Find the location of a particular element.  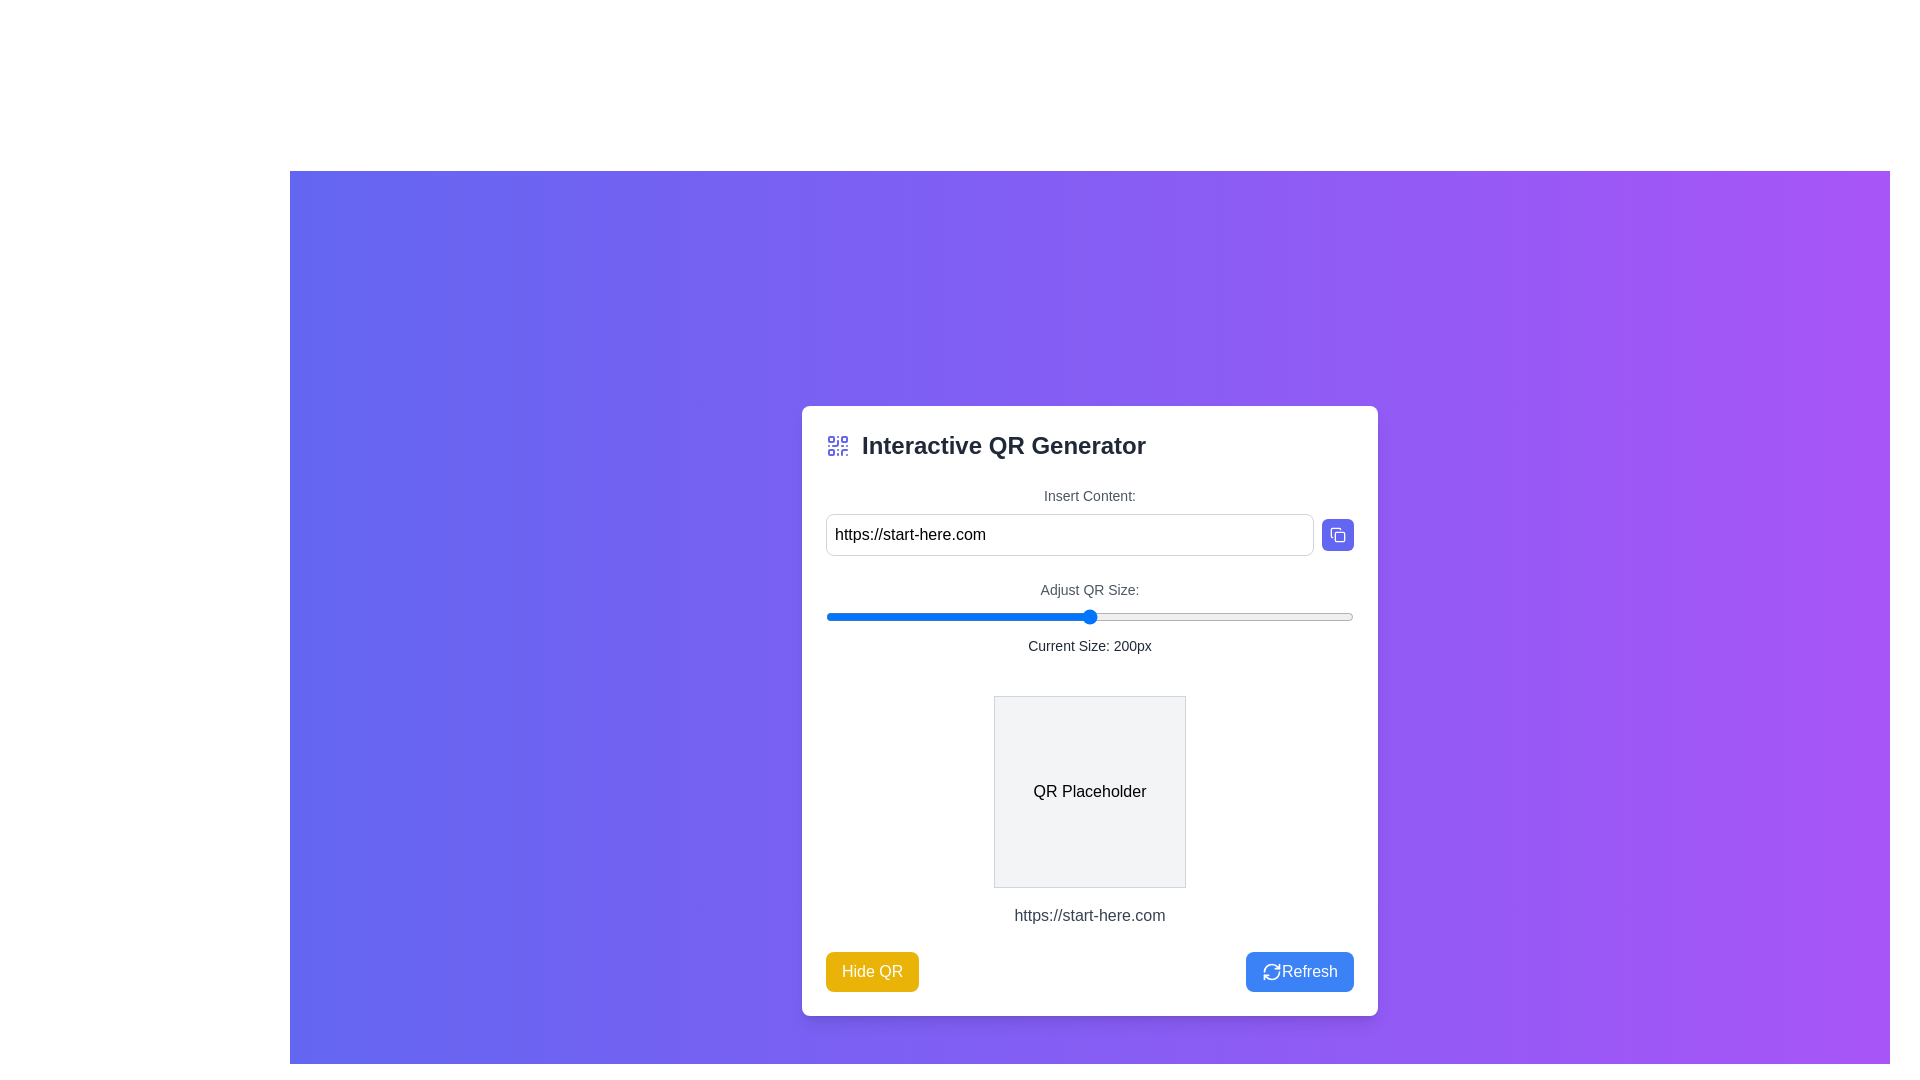

the textual hyperlink styled in gray located at the bottom of the 'QR Placeholder' section is located at coordinates (1088, 915).